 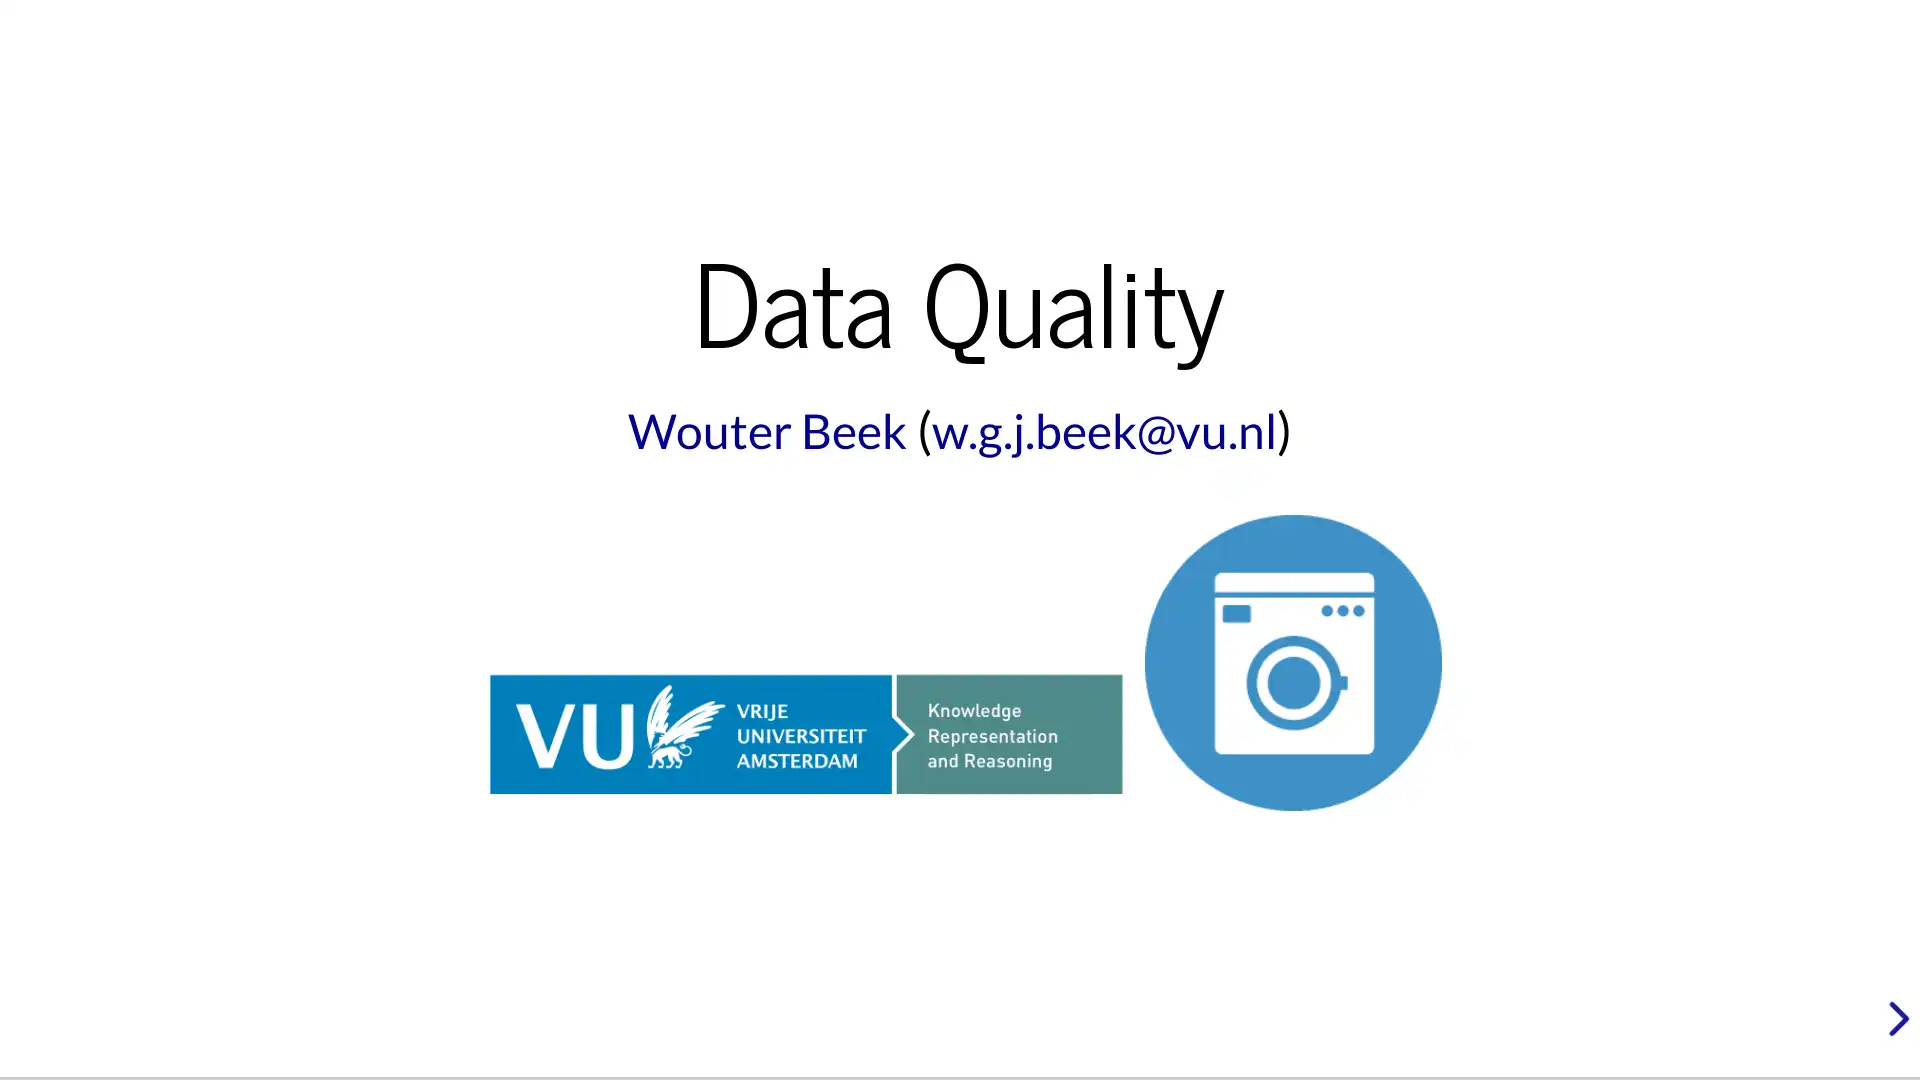 I want to click on next slide, so click(x=1889, y=1018).